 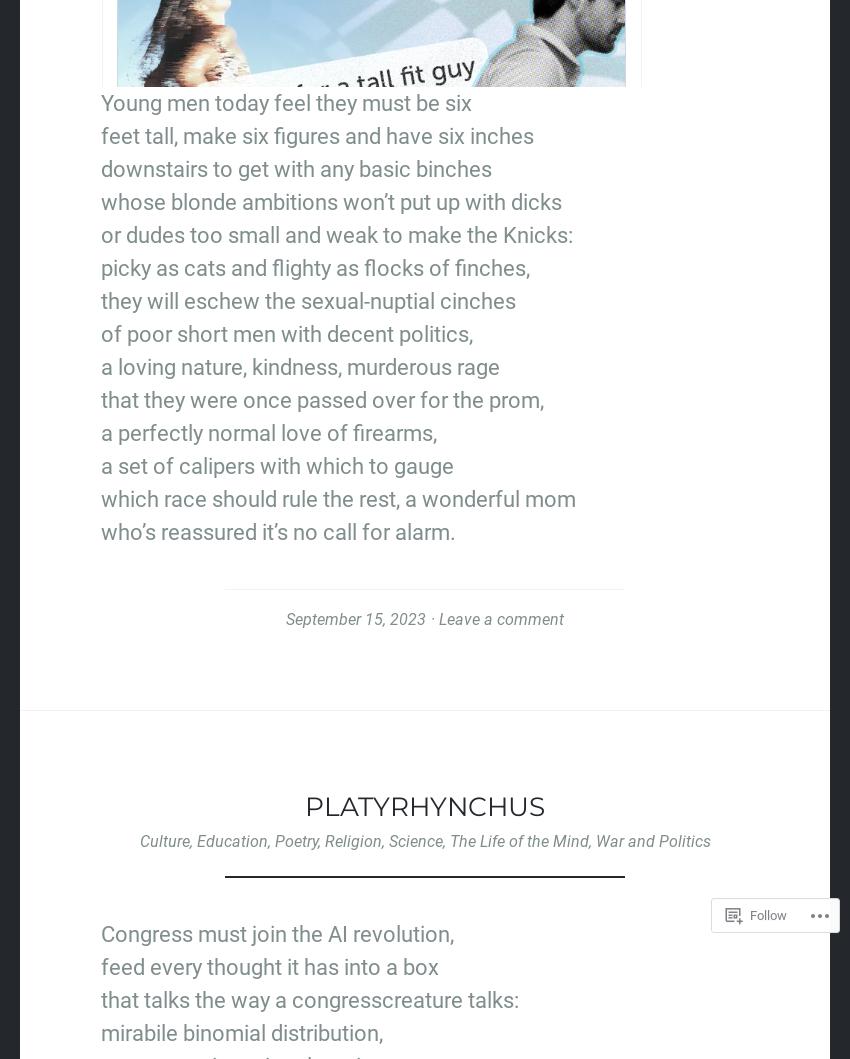 What do you see at coordinates (195, 840) in the screenshot?
I see `'Education'` at bounding box center [195, 840].